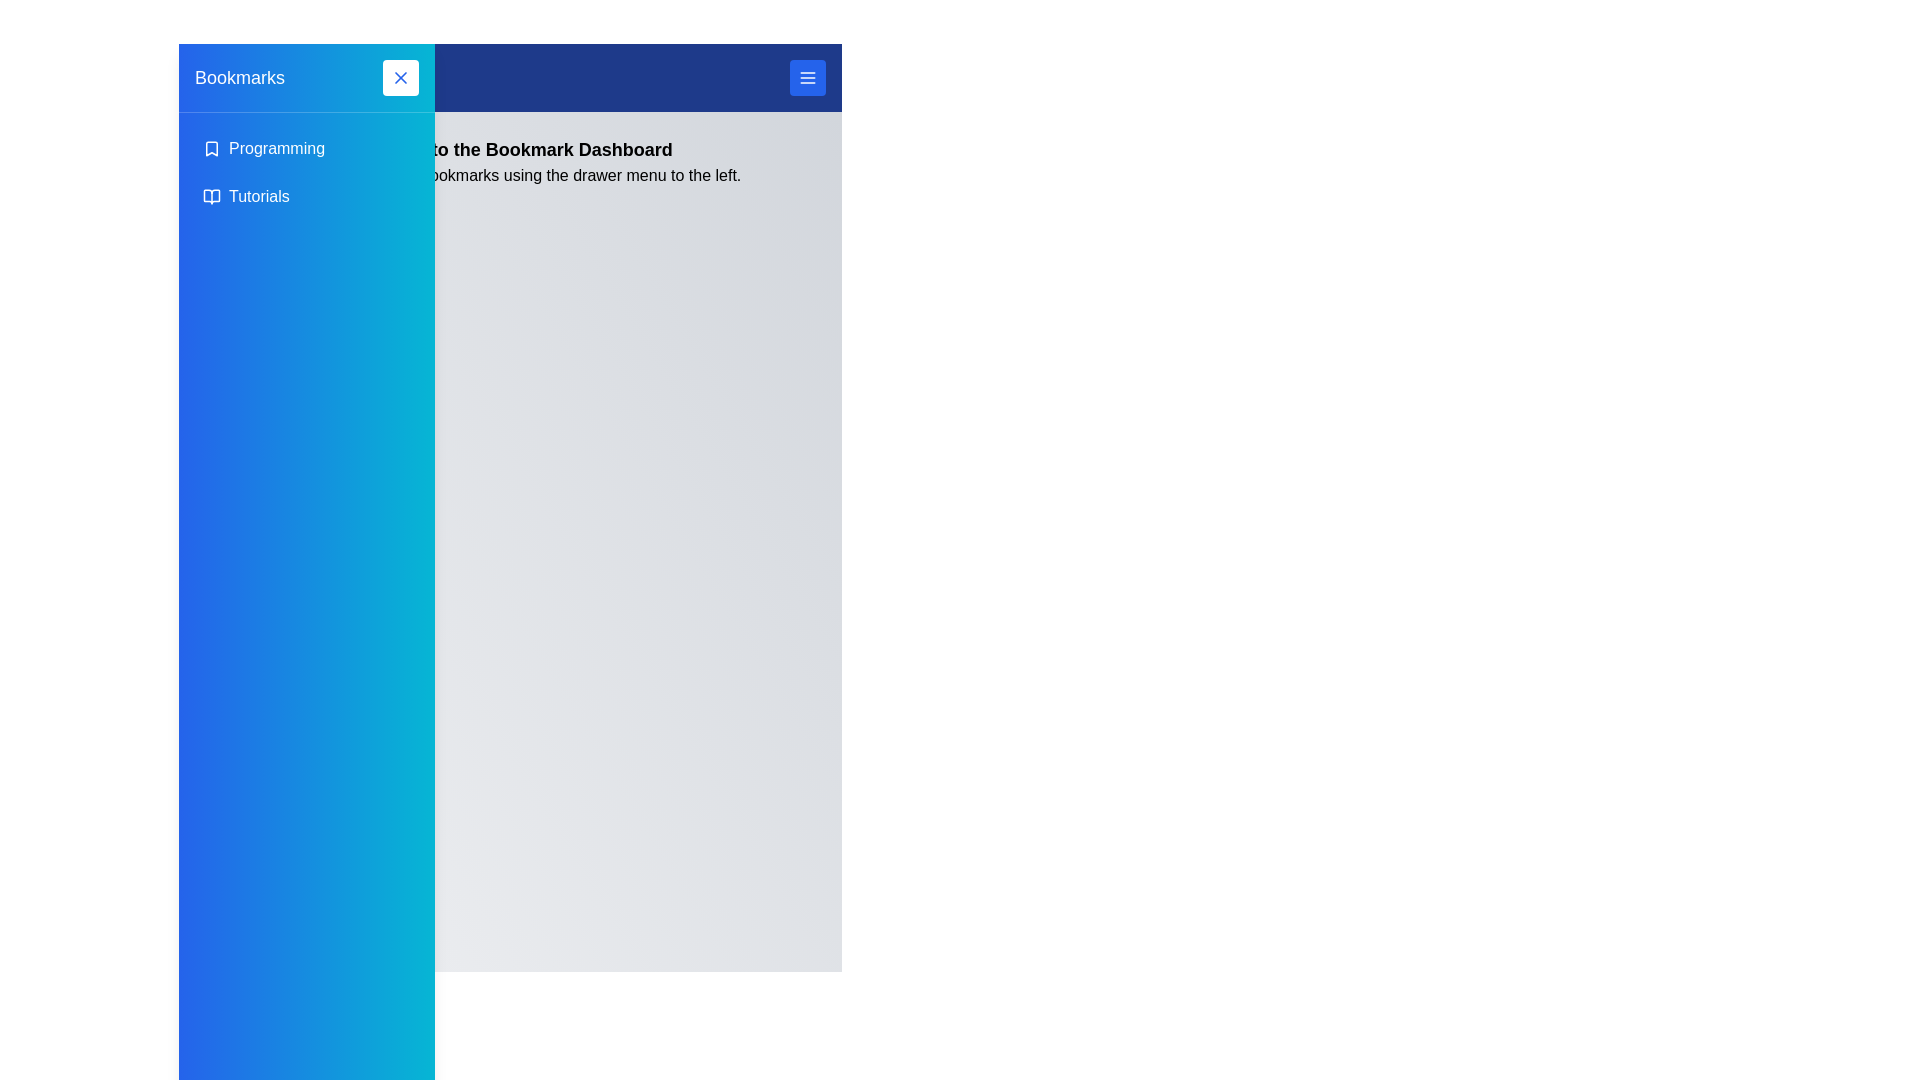 Image resolution: width=1920 pixels, height=1080 pixels. What do you see at coordinates (211, 148) in the screenshot?
I see `the icon next to the 'Programming' label in the sidebar at the top, which serves as a visual indicator for a list item` at bounding box center [211, 148].